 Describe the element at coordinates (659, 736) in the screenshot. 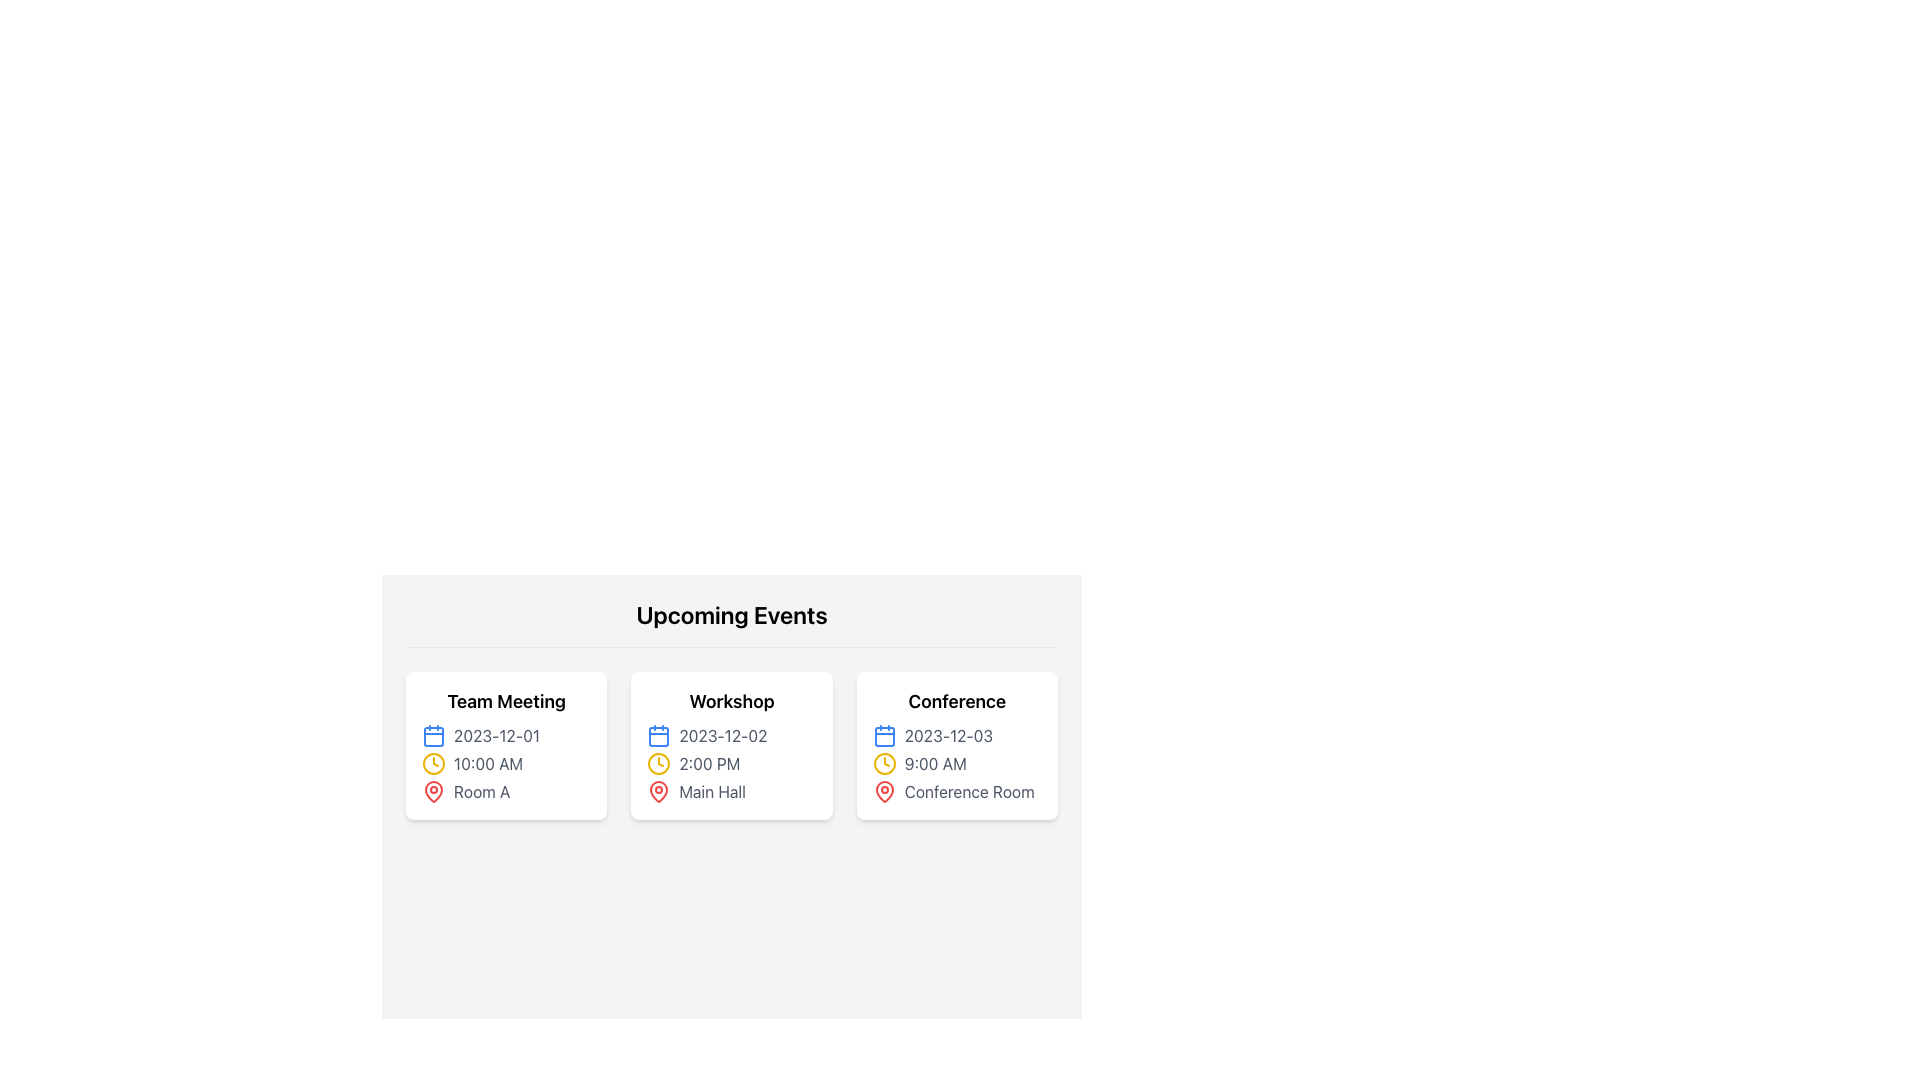

I see `the calendar icon located to the left of the date '2023-12-02' in the 'Workshop' card, which is positioned in the center of a three-column grid` at that location.